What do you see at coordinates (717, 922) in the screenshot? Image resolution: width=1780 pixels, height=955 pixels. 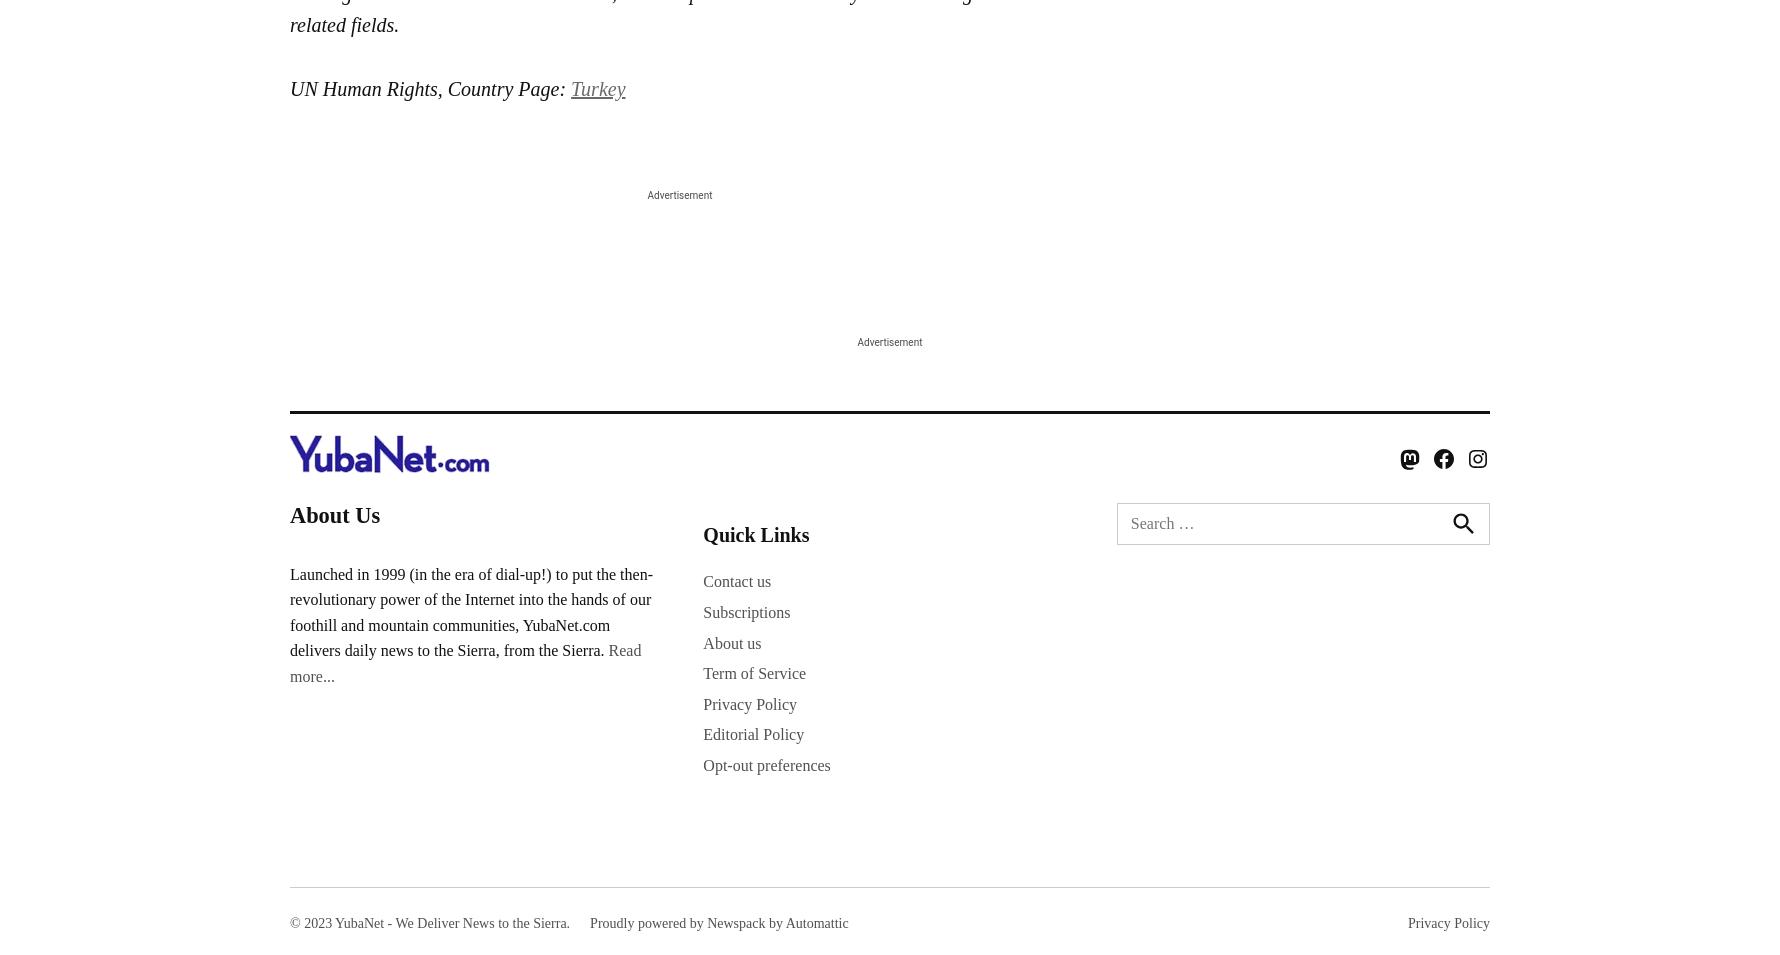 I see `'Proudly powered by Newspack by Automattic'` at bounding box center [717, 922].